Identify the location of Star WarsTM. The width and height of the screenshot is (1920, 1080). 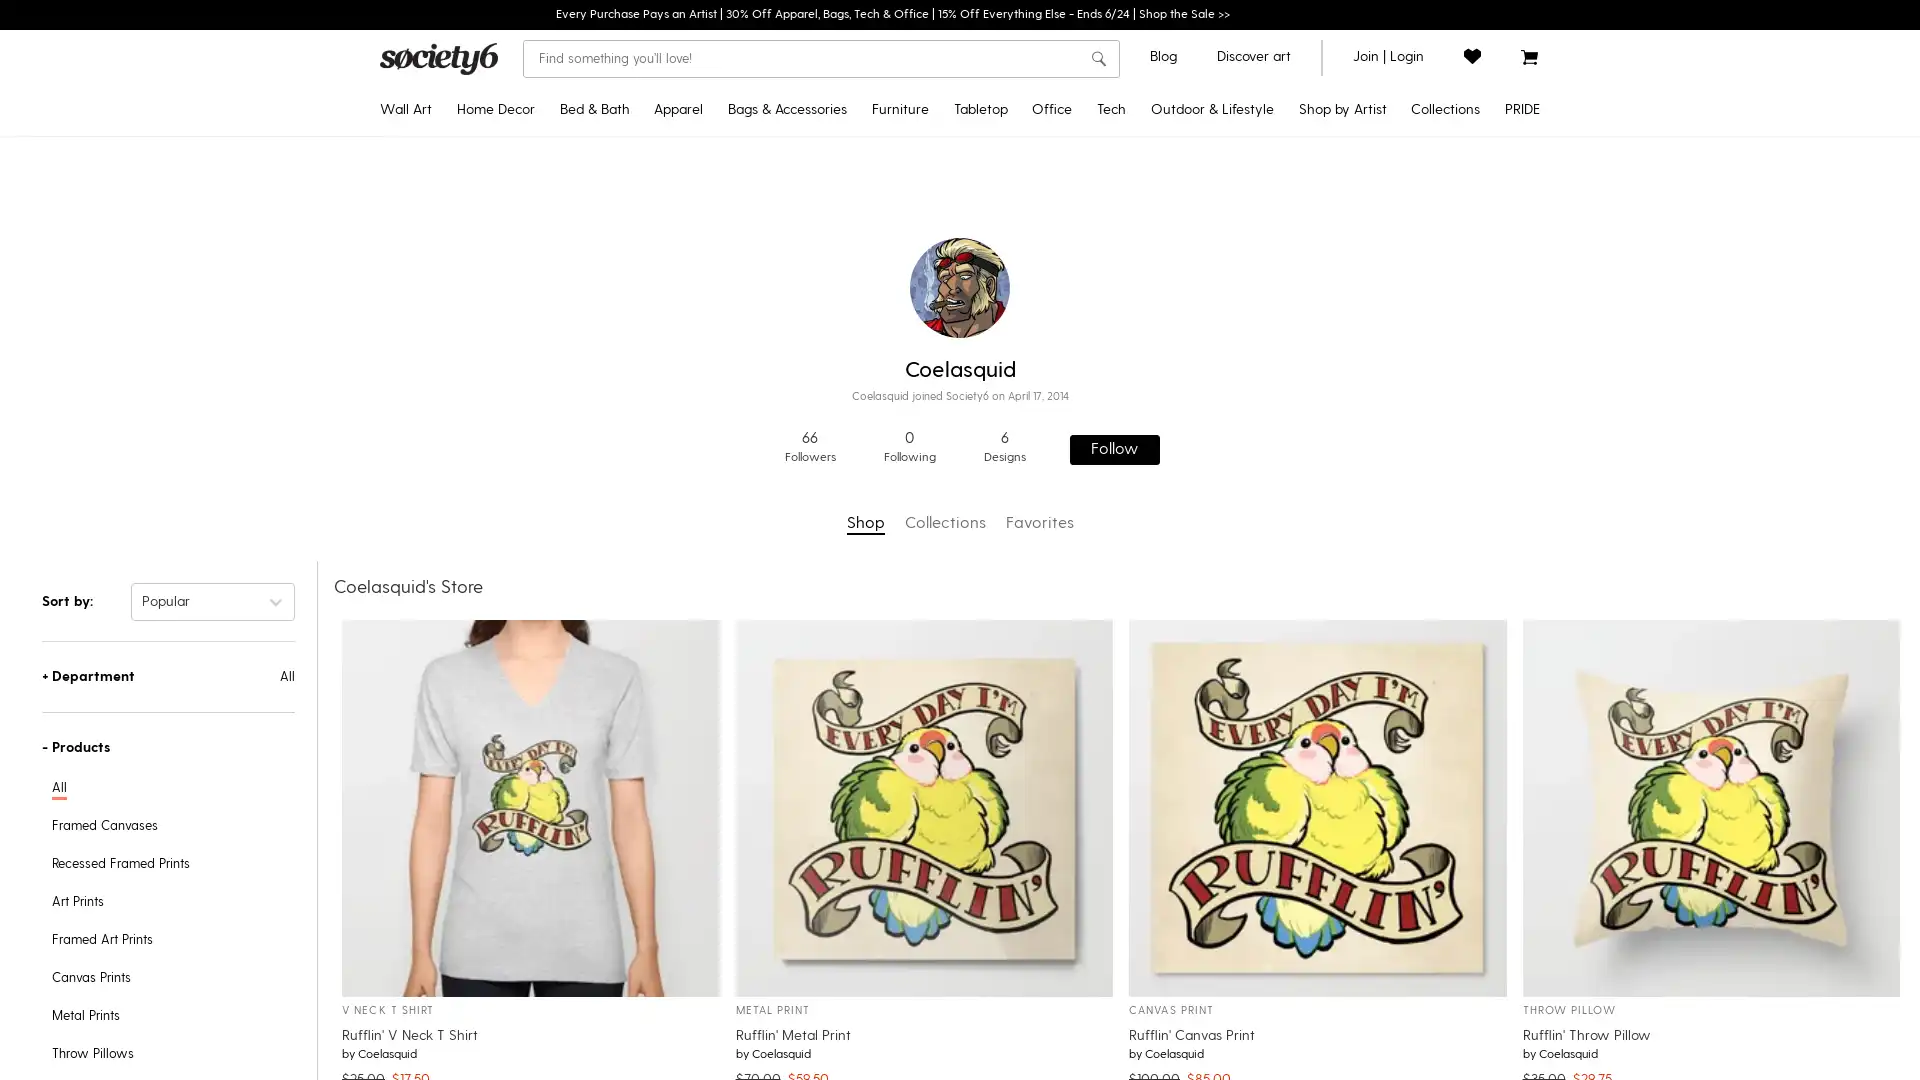
(1288, 192).